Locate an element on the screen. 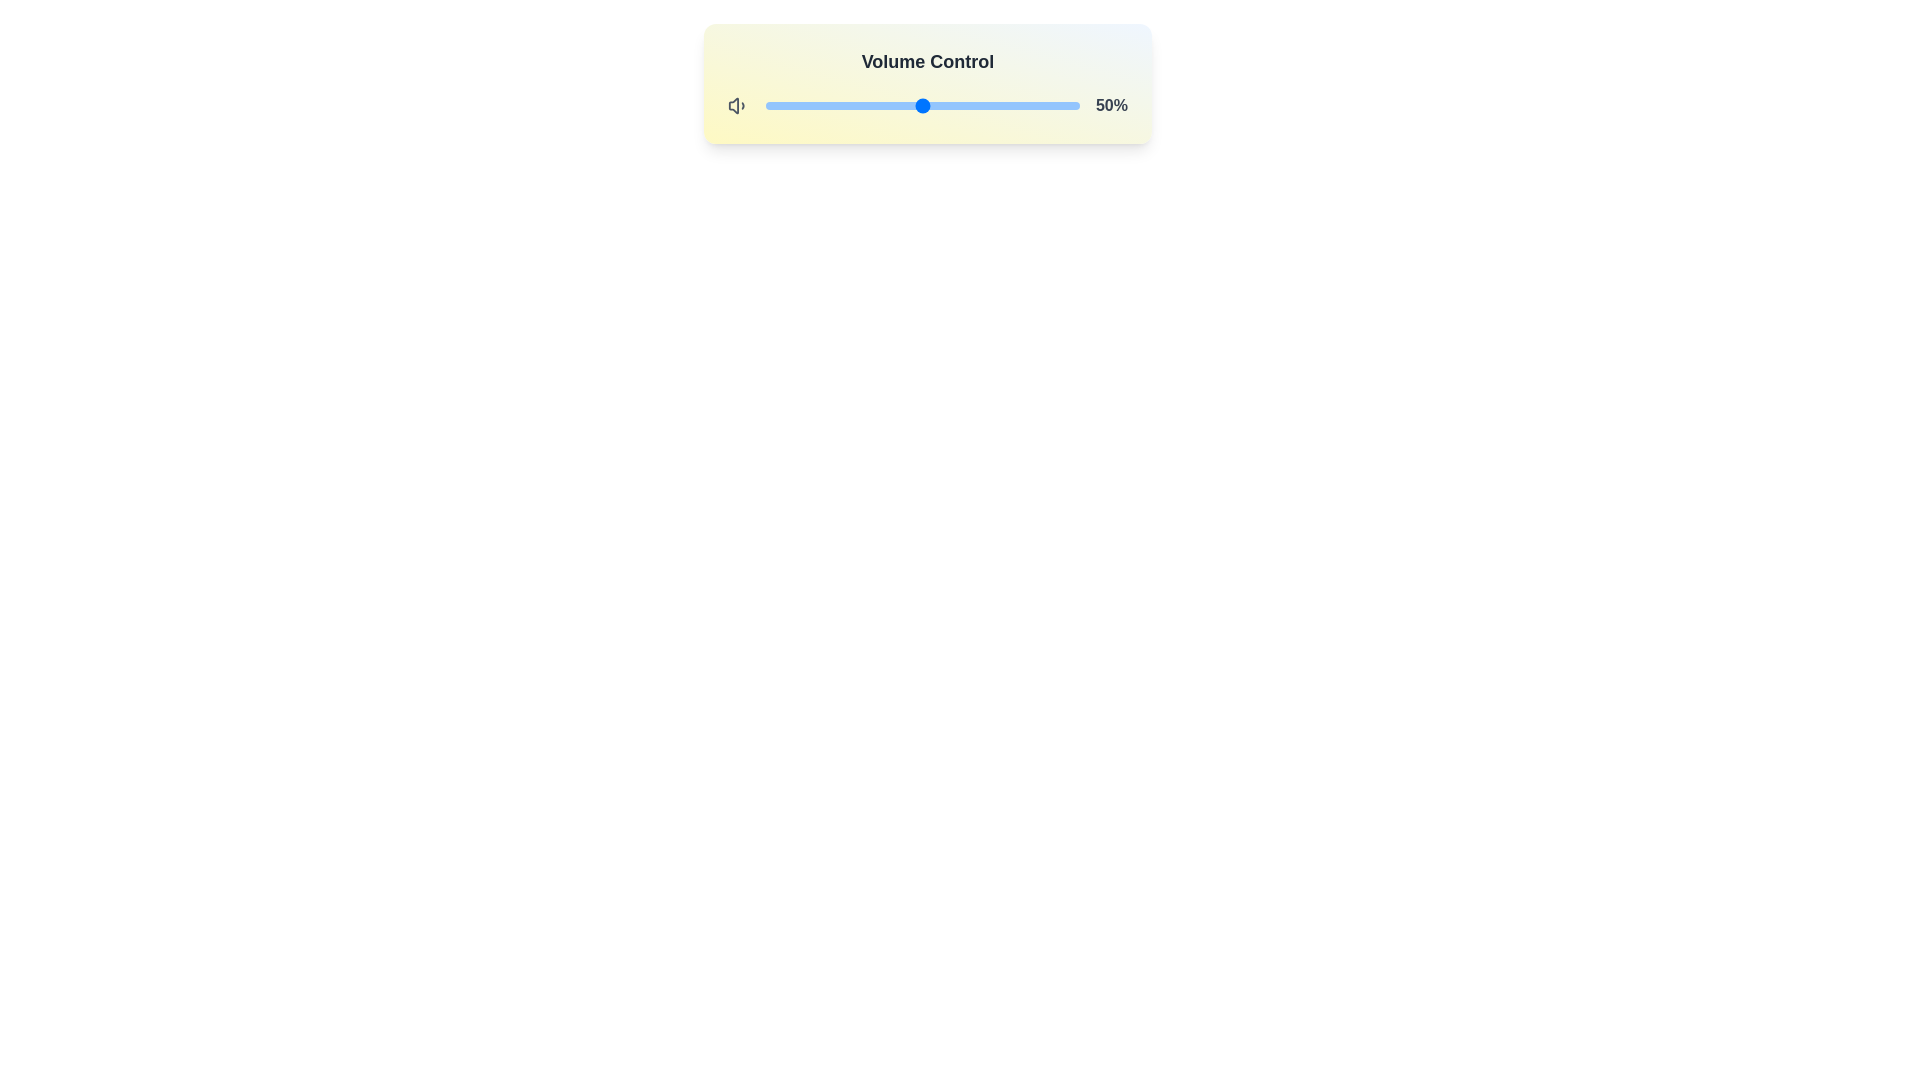 The width and height of the screenshot is (1920, 1080). the volume slider to 49 percent is located at coordinates (918, 105).